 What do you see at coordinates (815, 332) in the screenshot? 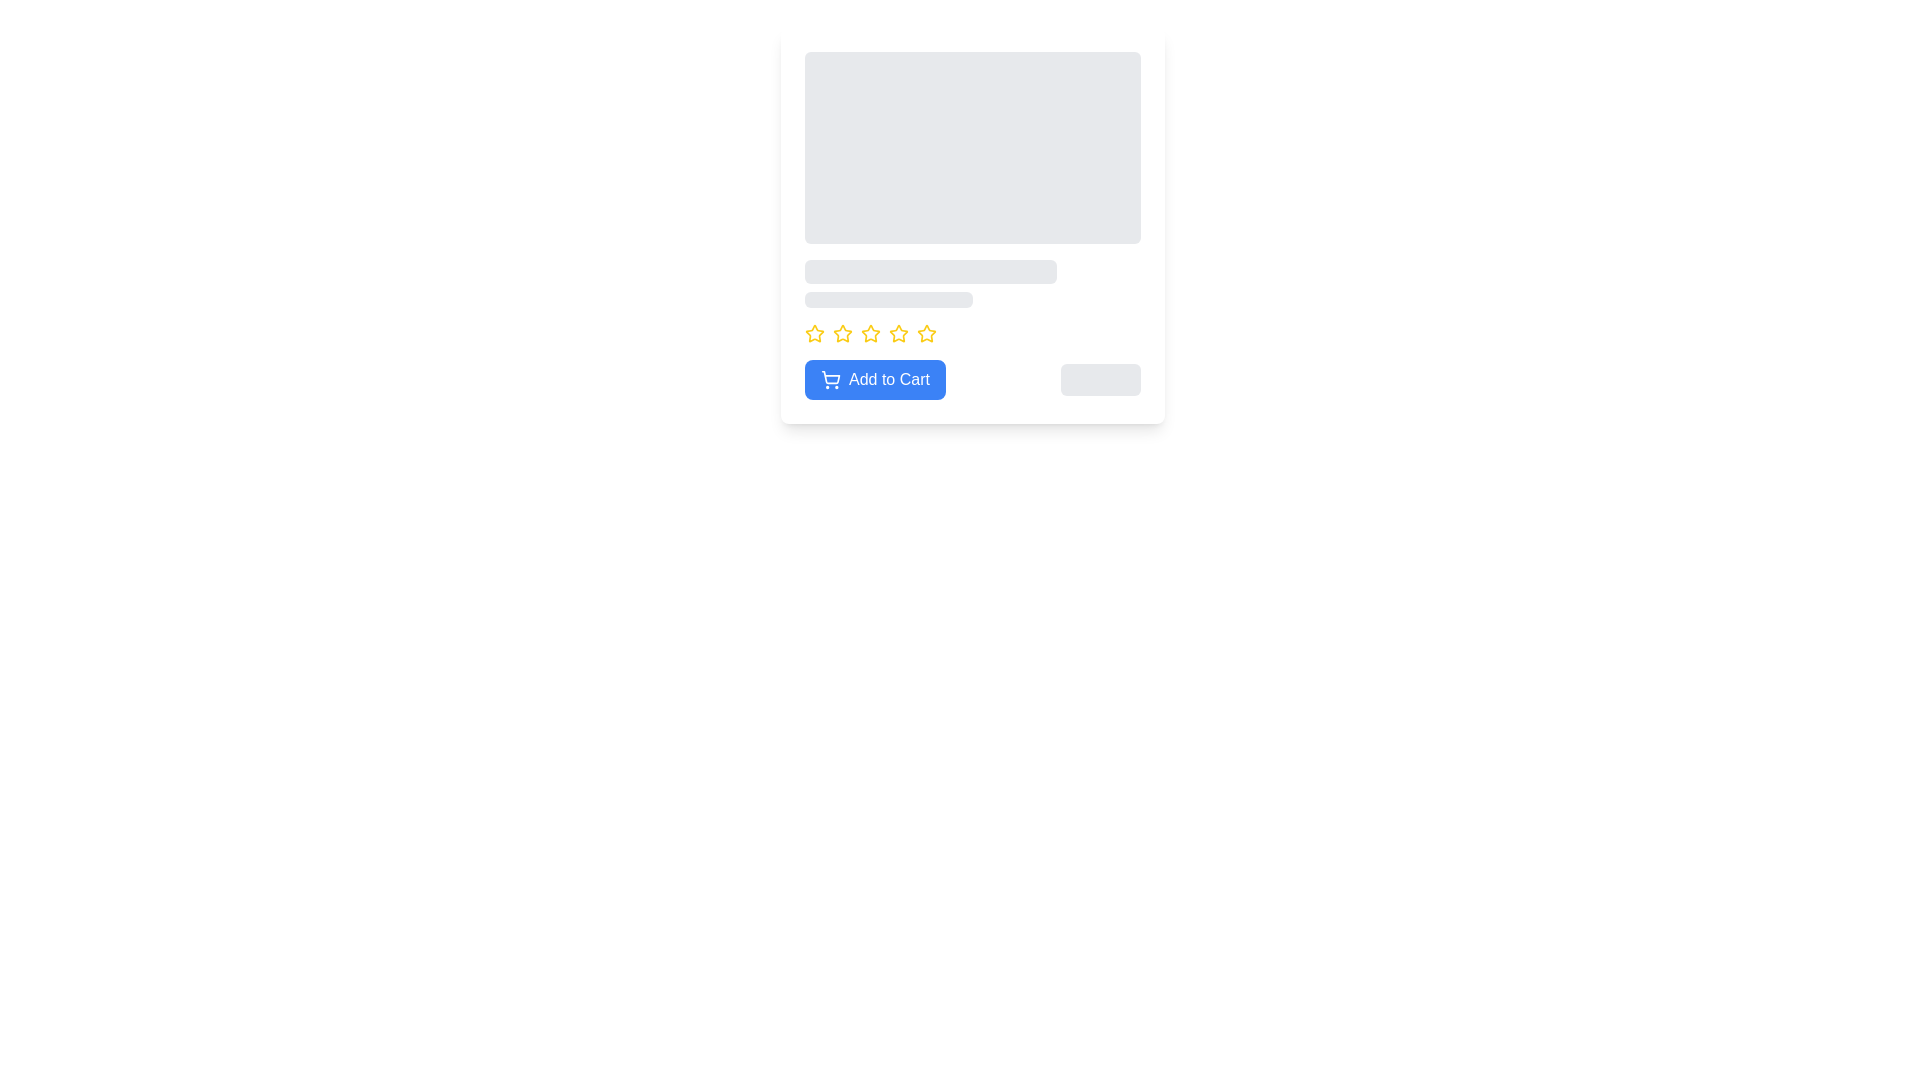
I see `the first star icon in the rating system` at bounding box center [815, 332].